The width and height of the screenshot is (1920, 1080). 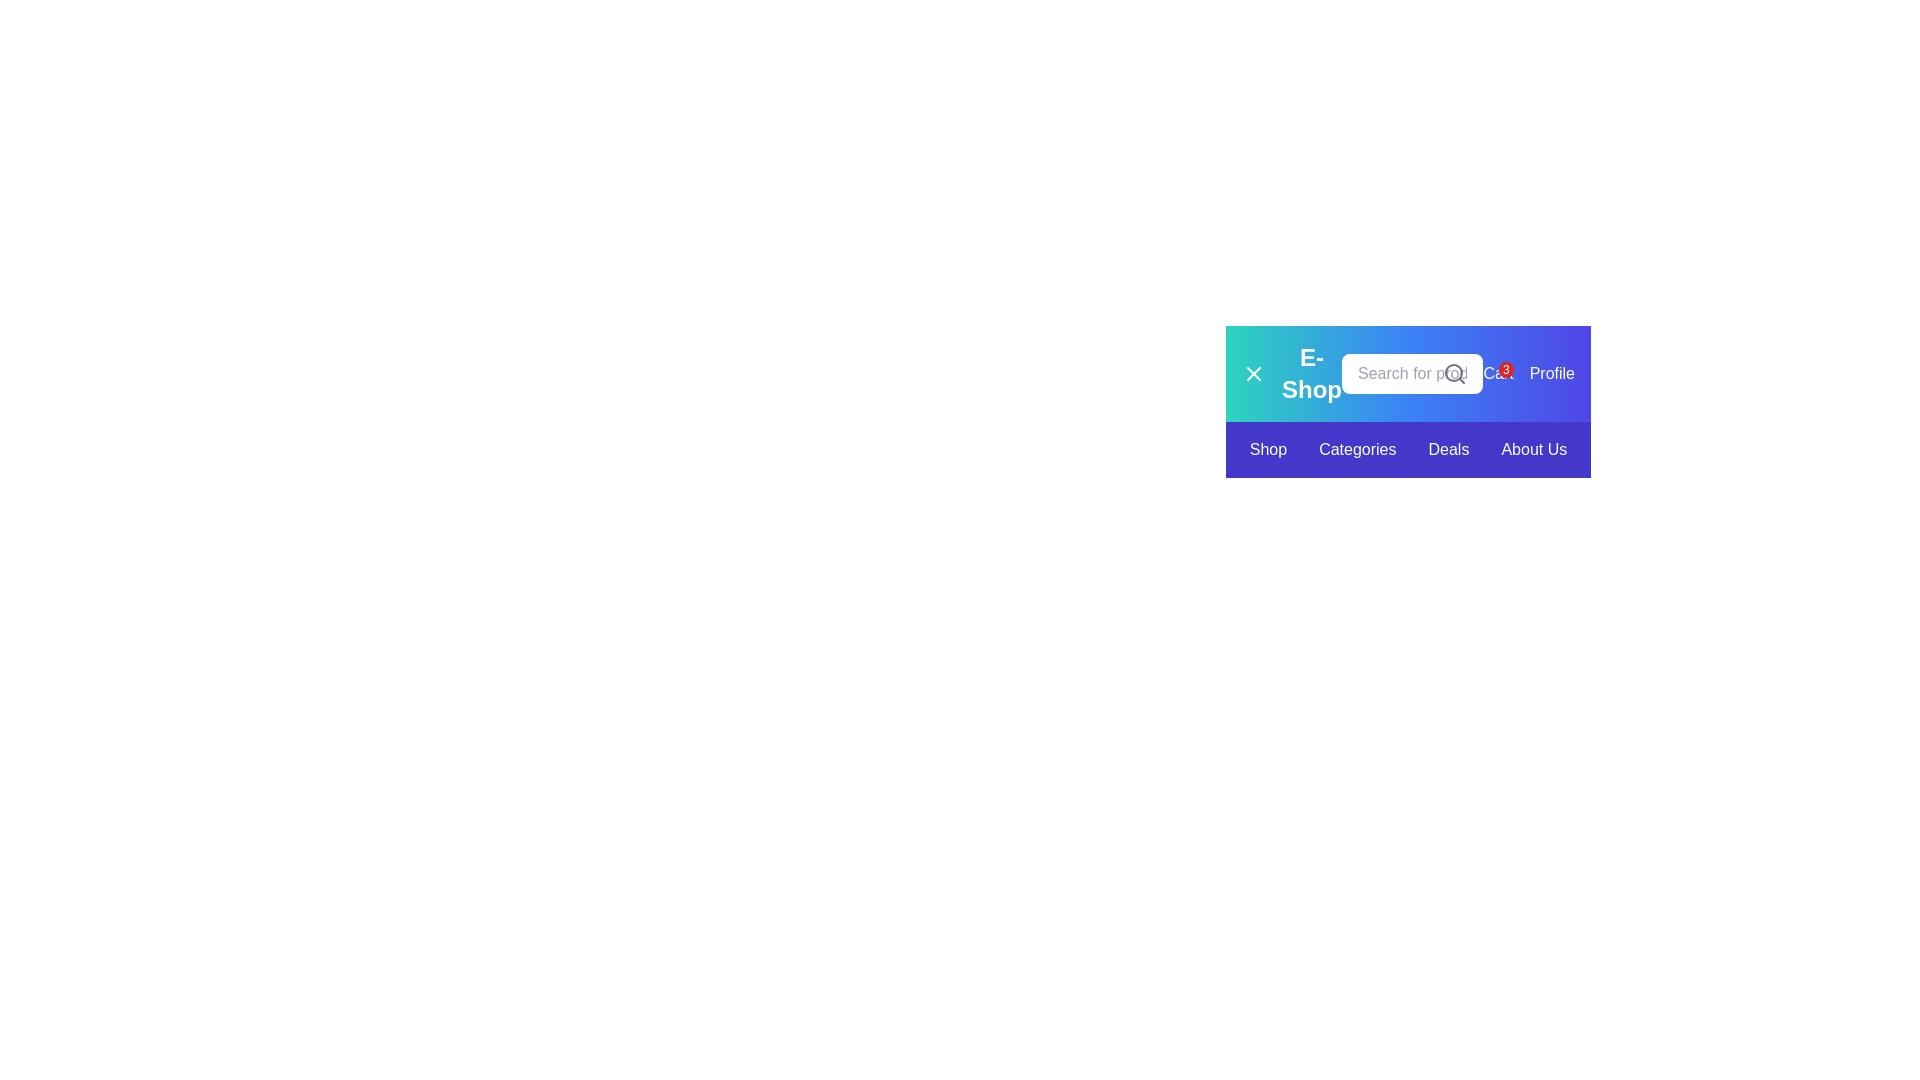 I want to click on the navigation link set which includes 'Shop', 'Categories', 'Deals', and 'About Us', so click(x=1407, y=450).